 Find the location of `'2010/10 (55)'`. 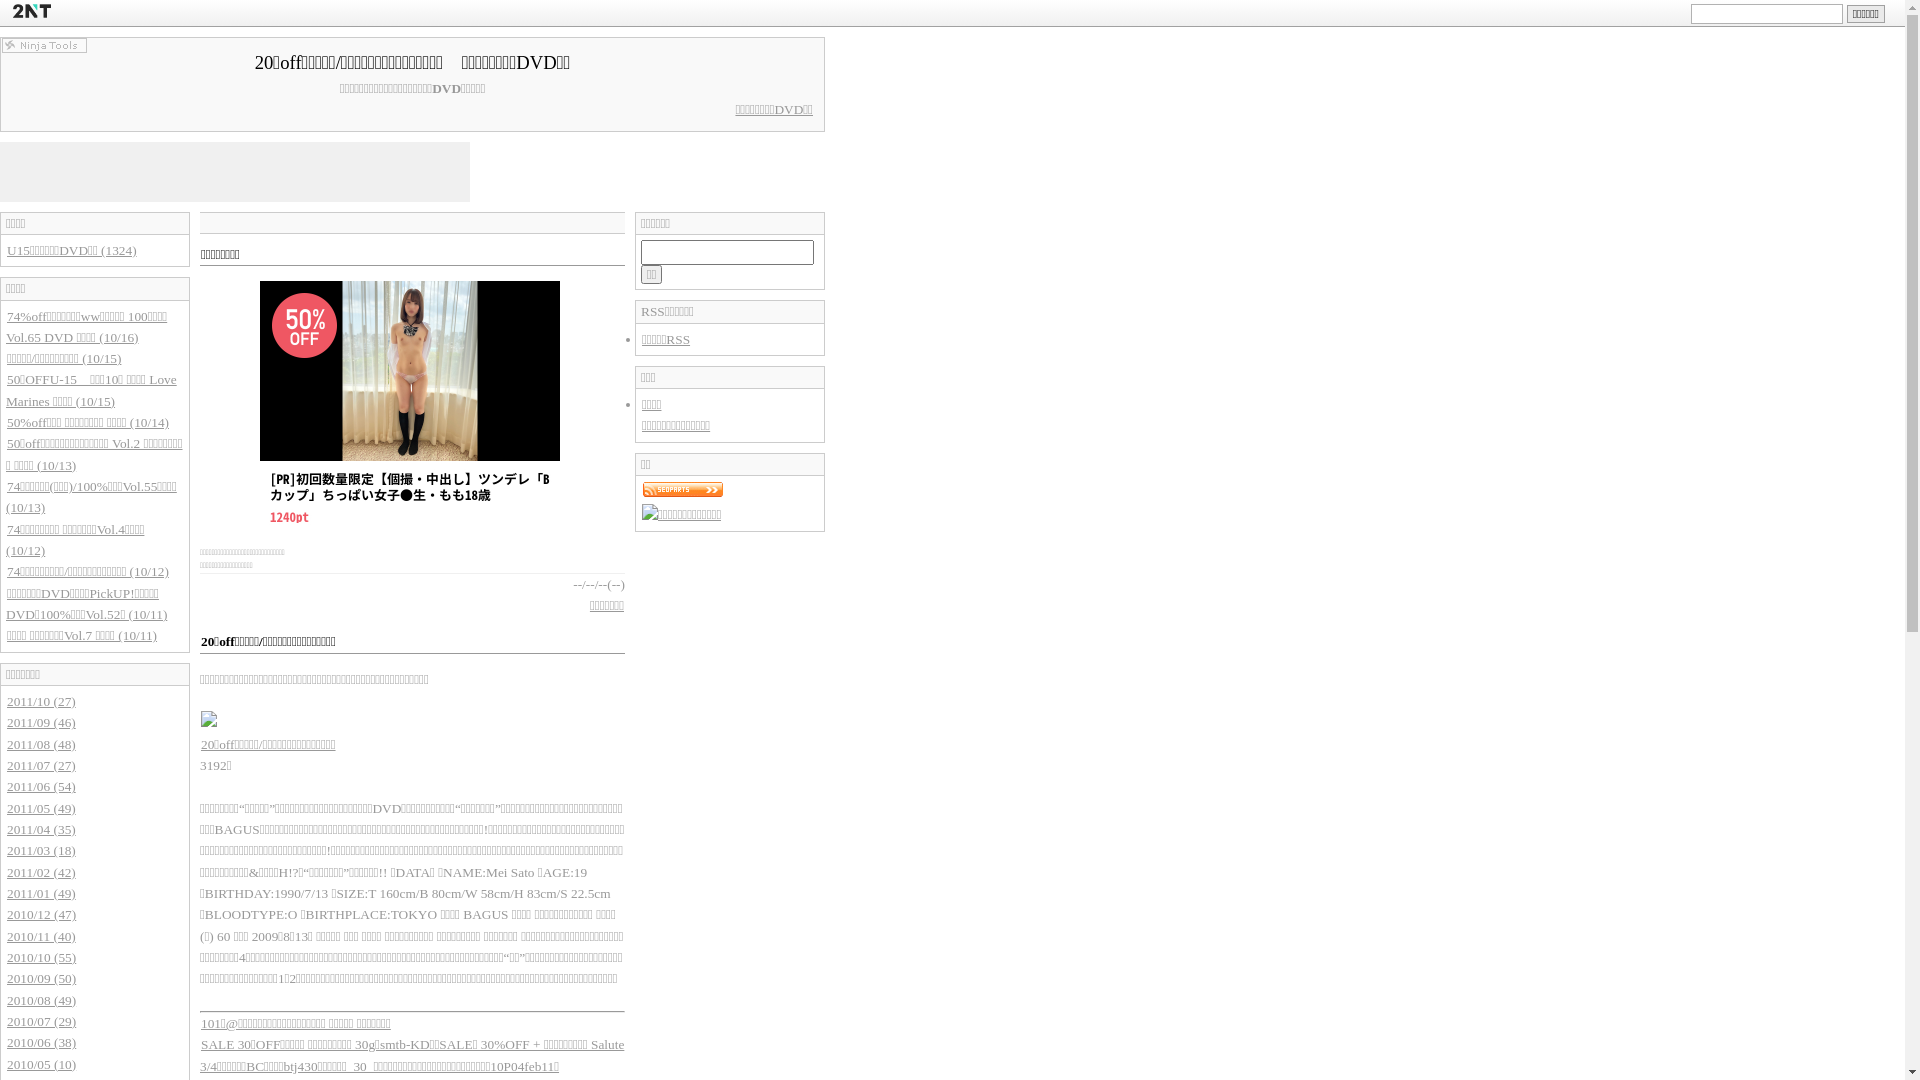

'2010/10 (55)' is located at coordinates (41, 956).